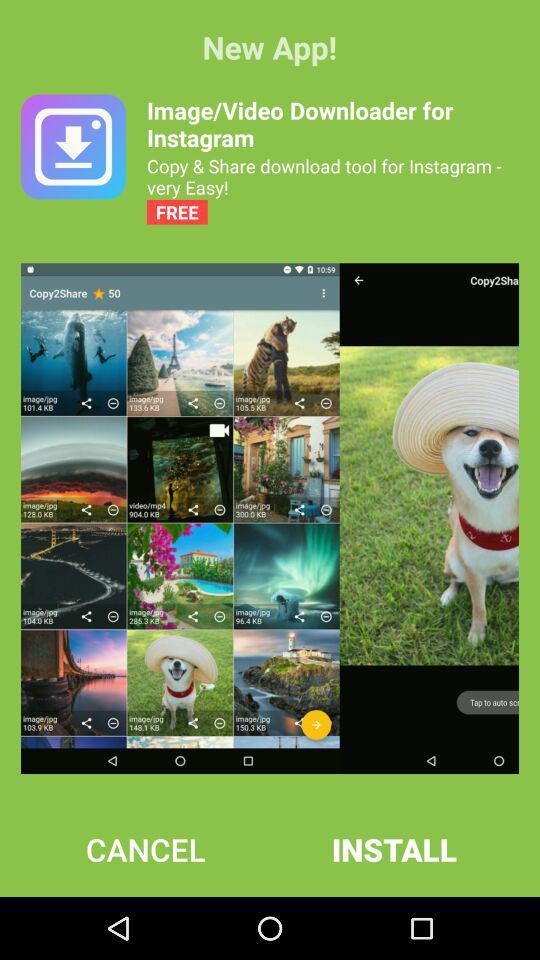 The image size is (540, 960). What do you see at coordinates (144, 848) in the screenshot?
I see `the icon at the bottom left corner` at bounding box center [144, 848].